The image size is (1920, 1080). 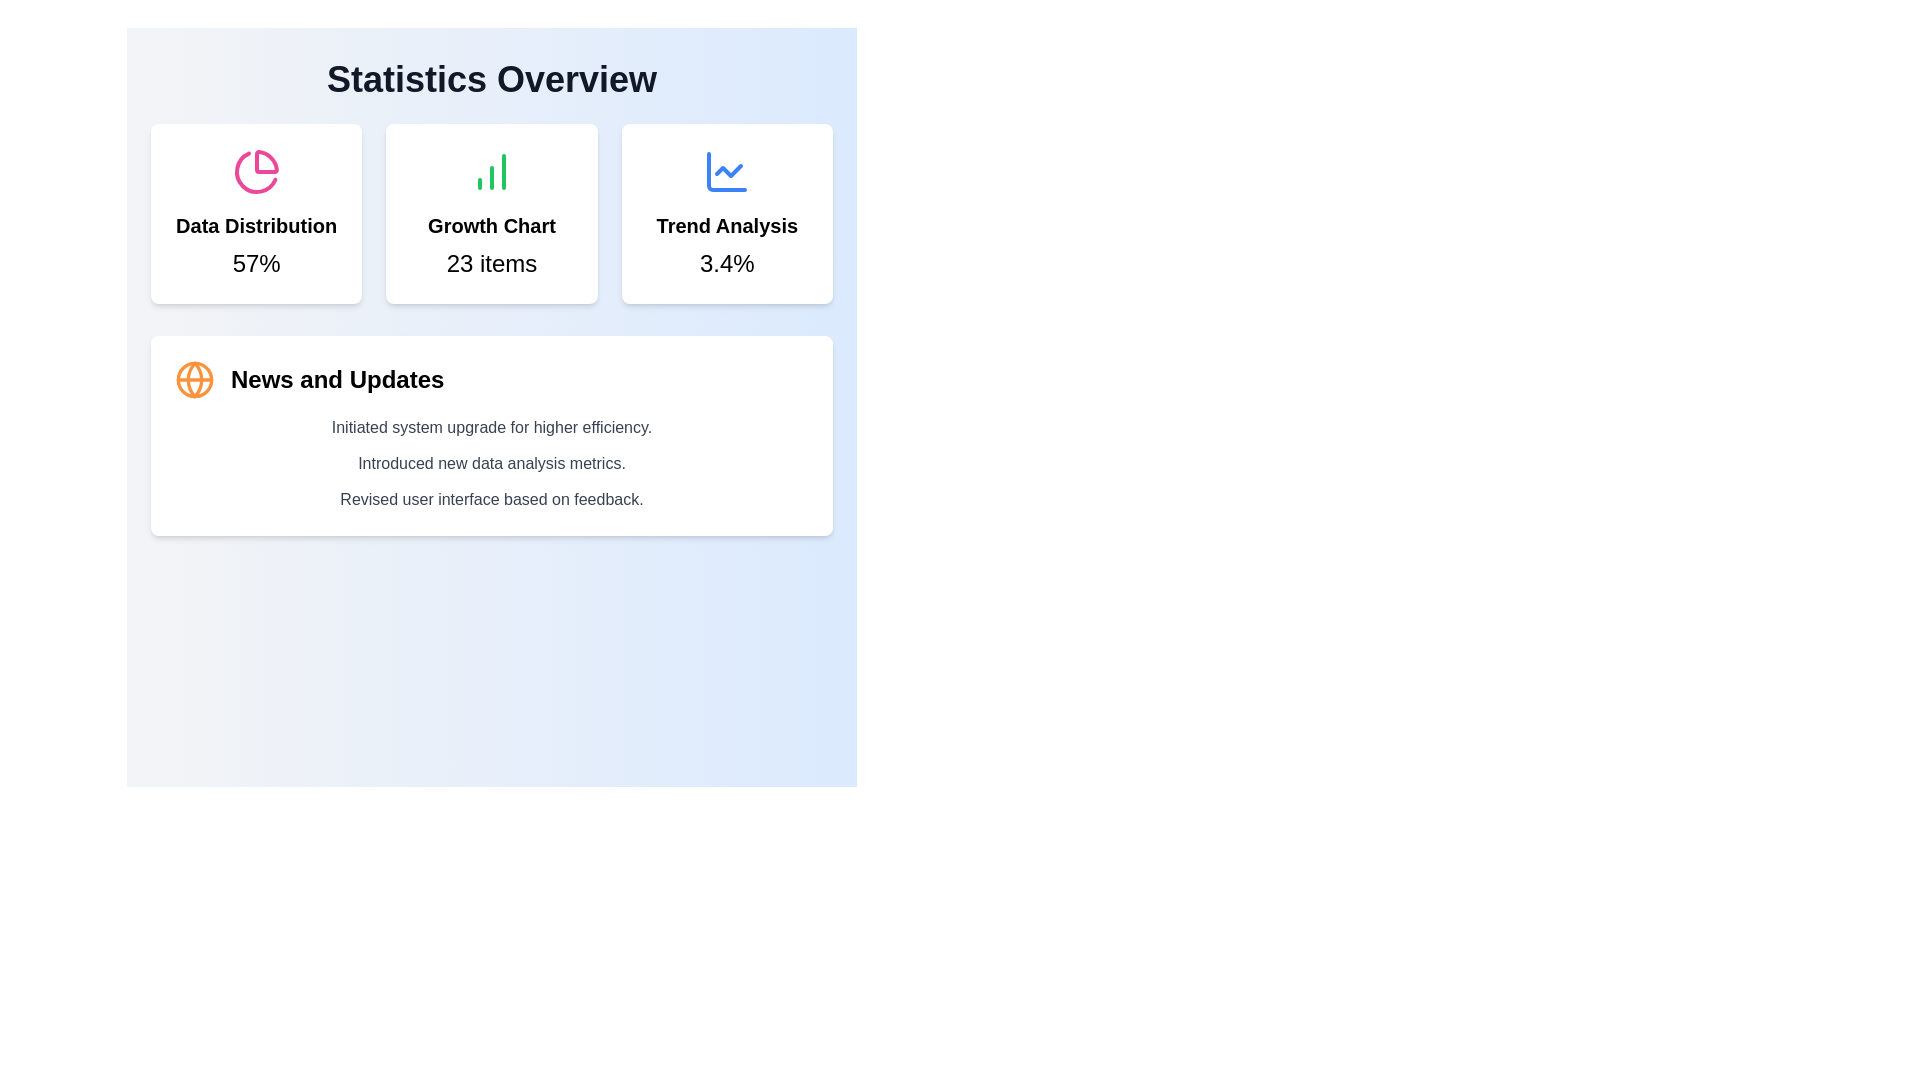 What do you see at coordinates (254, 171) in the screenshot?
I see `the Decorative SVG graphical segment that emphasizes the pie chart theme, located above the 'Data Distribution' label in the statistics overview cards` at bounding box center [254, 171].